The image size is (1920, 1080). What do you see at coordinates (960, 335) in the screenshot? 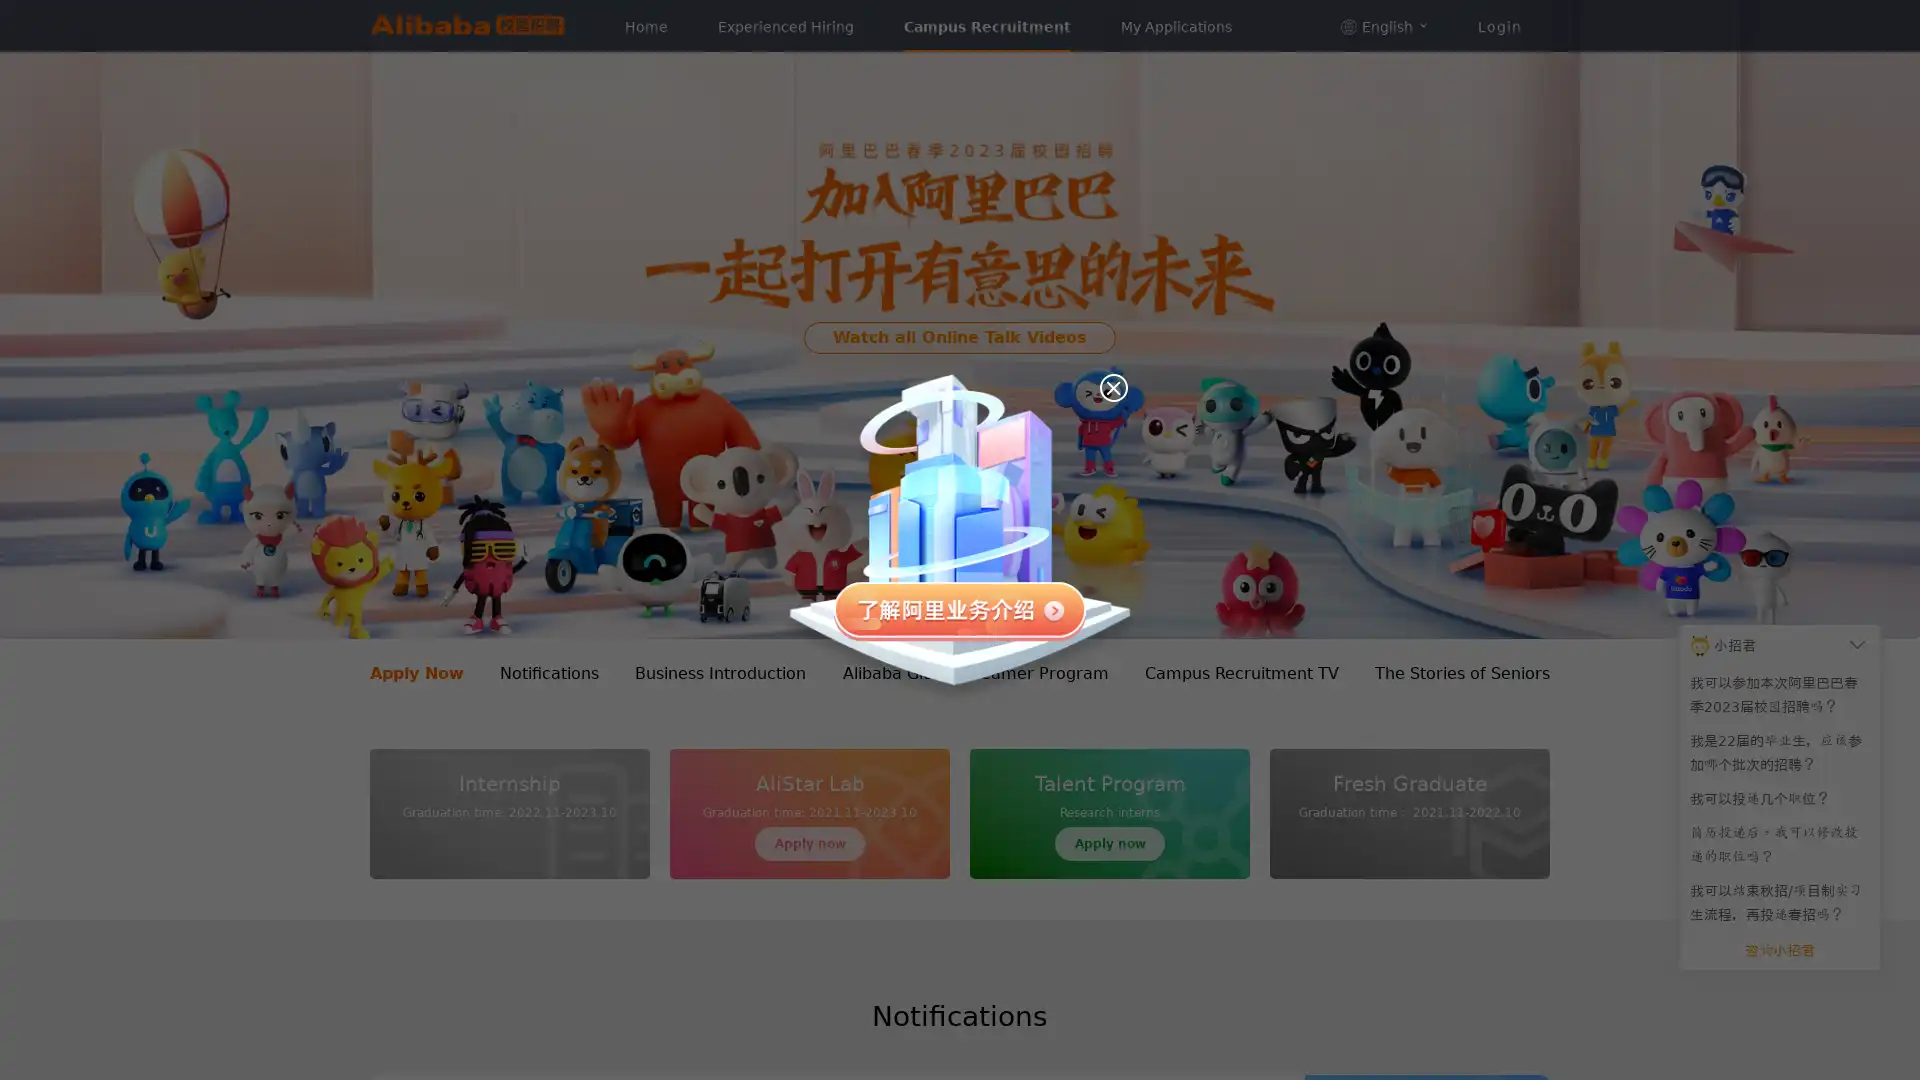
I see `Watch all Online Talk Videos` at bounding box center [960, 335].